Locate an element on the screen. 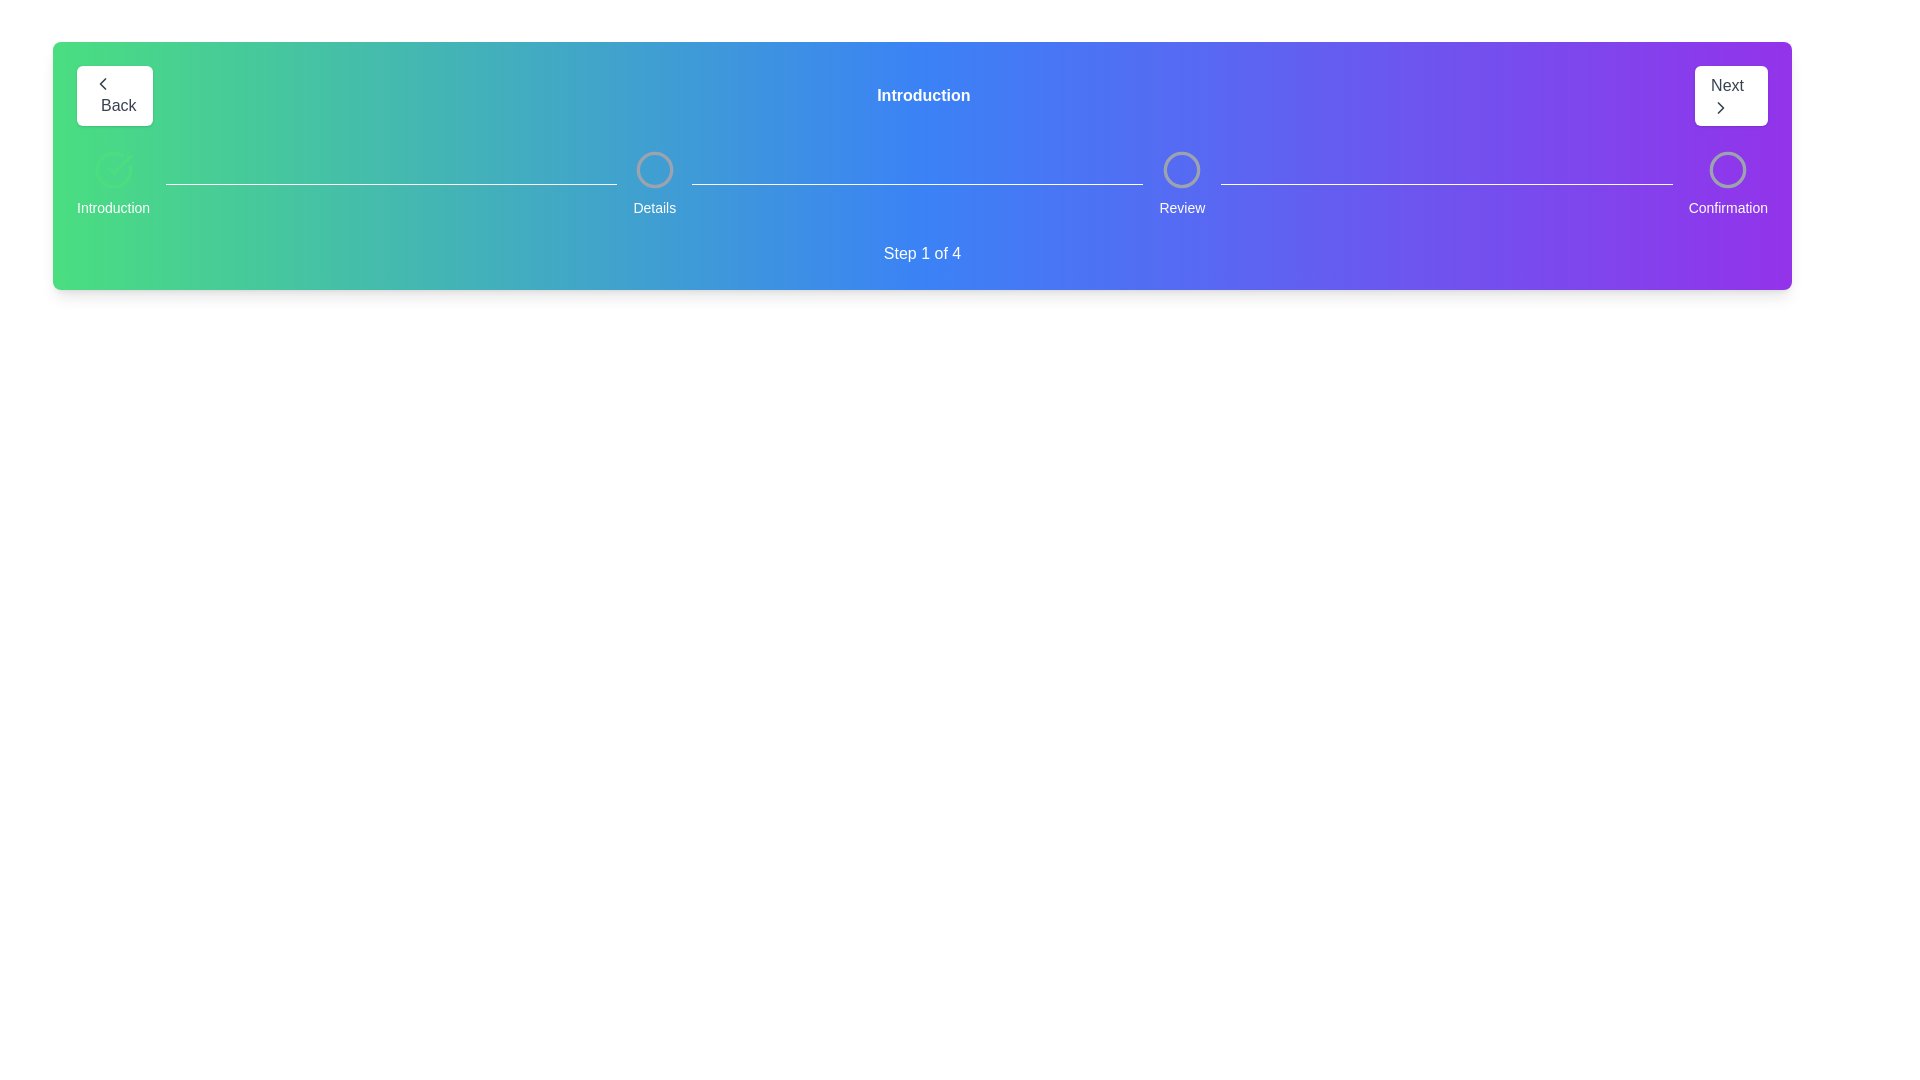 The image size is (1920, 1080). the static text label reading 'Introduction', which is styled in a small white font against a green background and is positioned below a green check icon in a progress indicator interface is located at coordinates (112, 208).